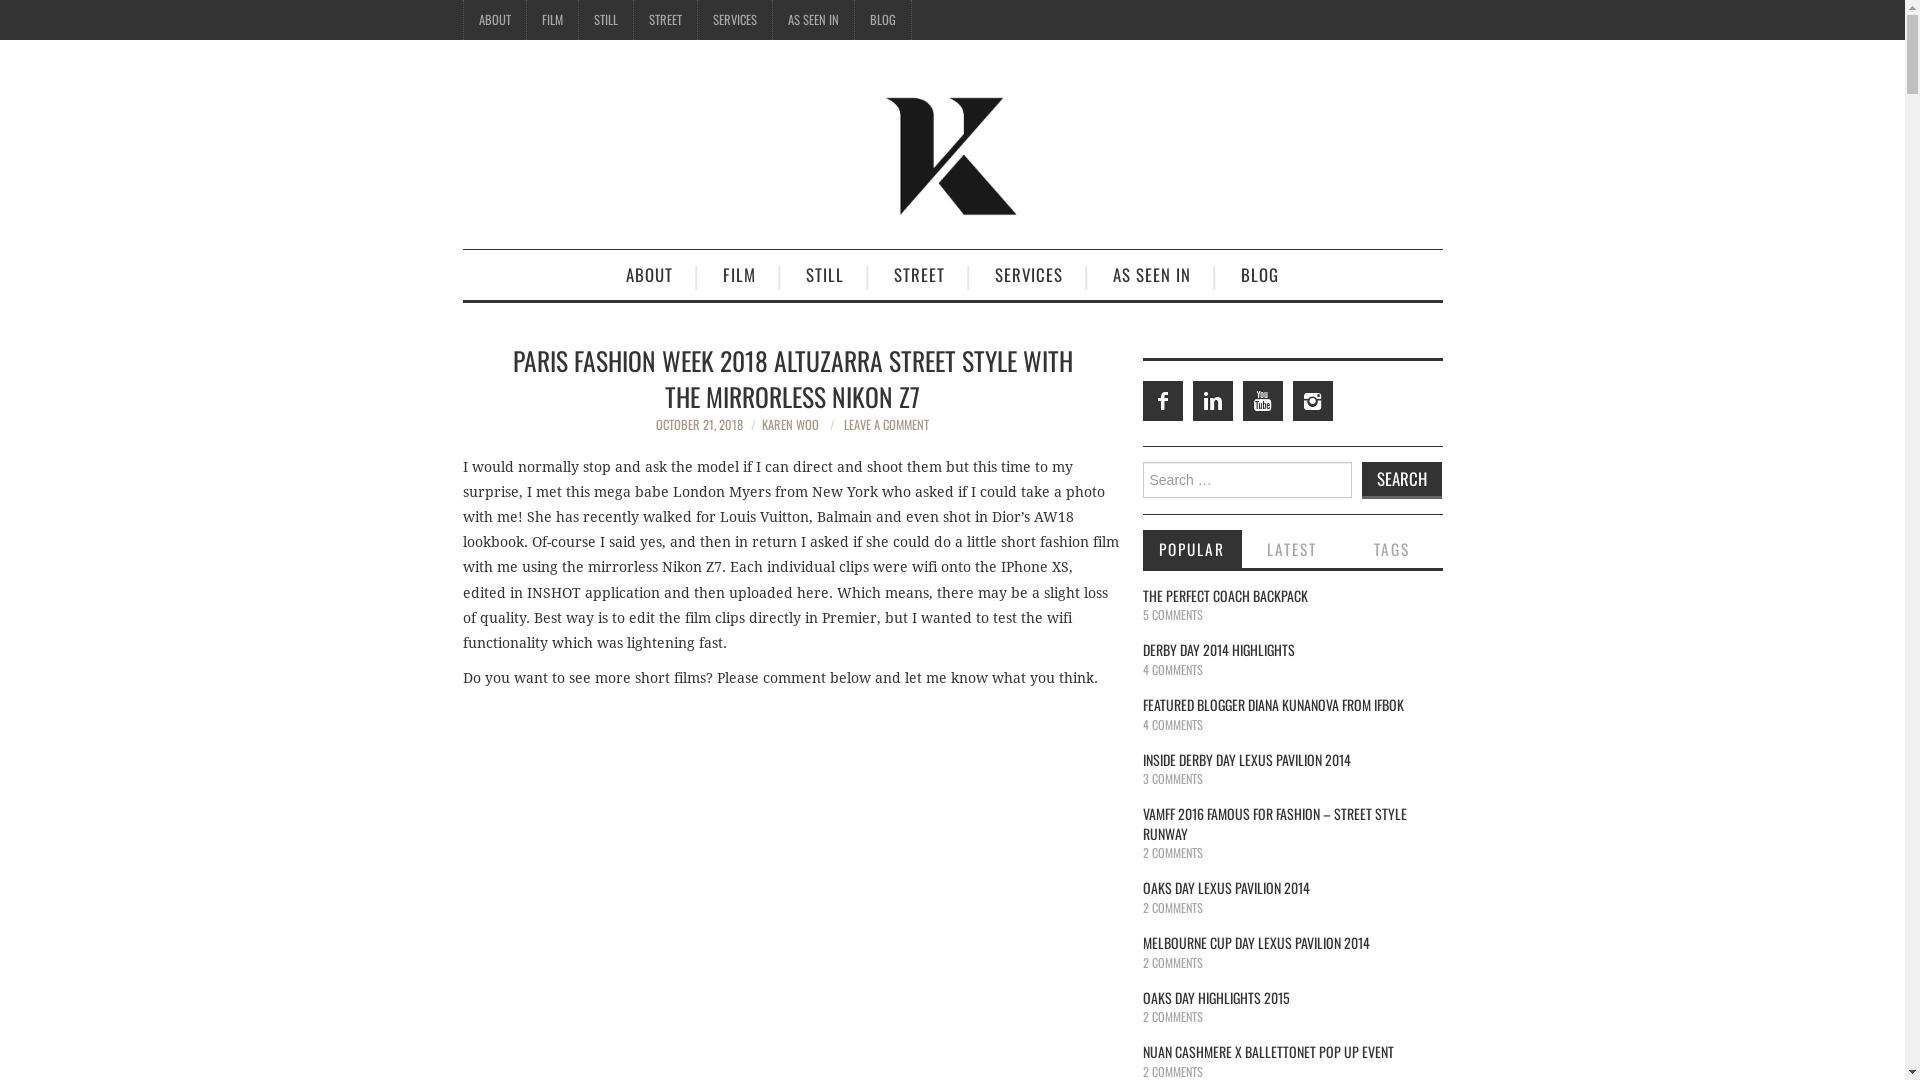 The image size is (1920, 1080). What do you see at coordinates (576, 19) in the screenshot?
I see `'STILL'` at bounding box center [576, 19].